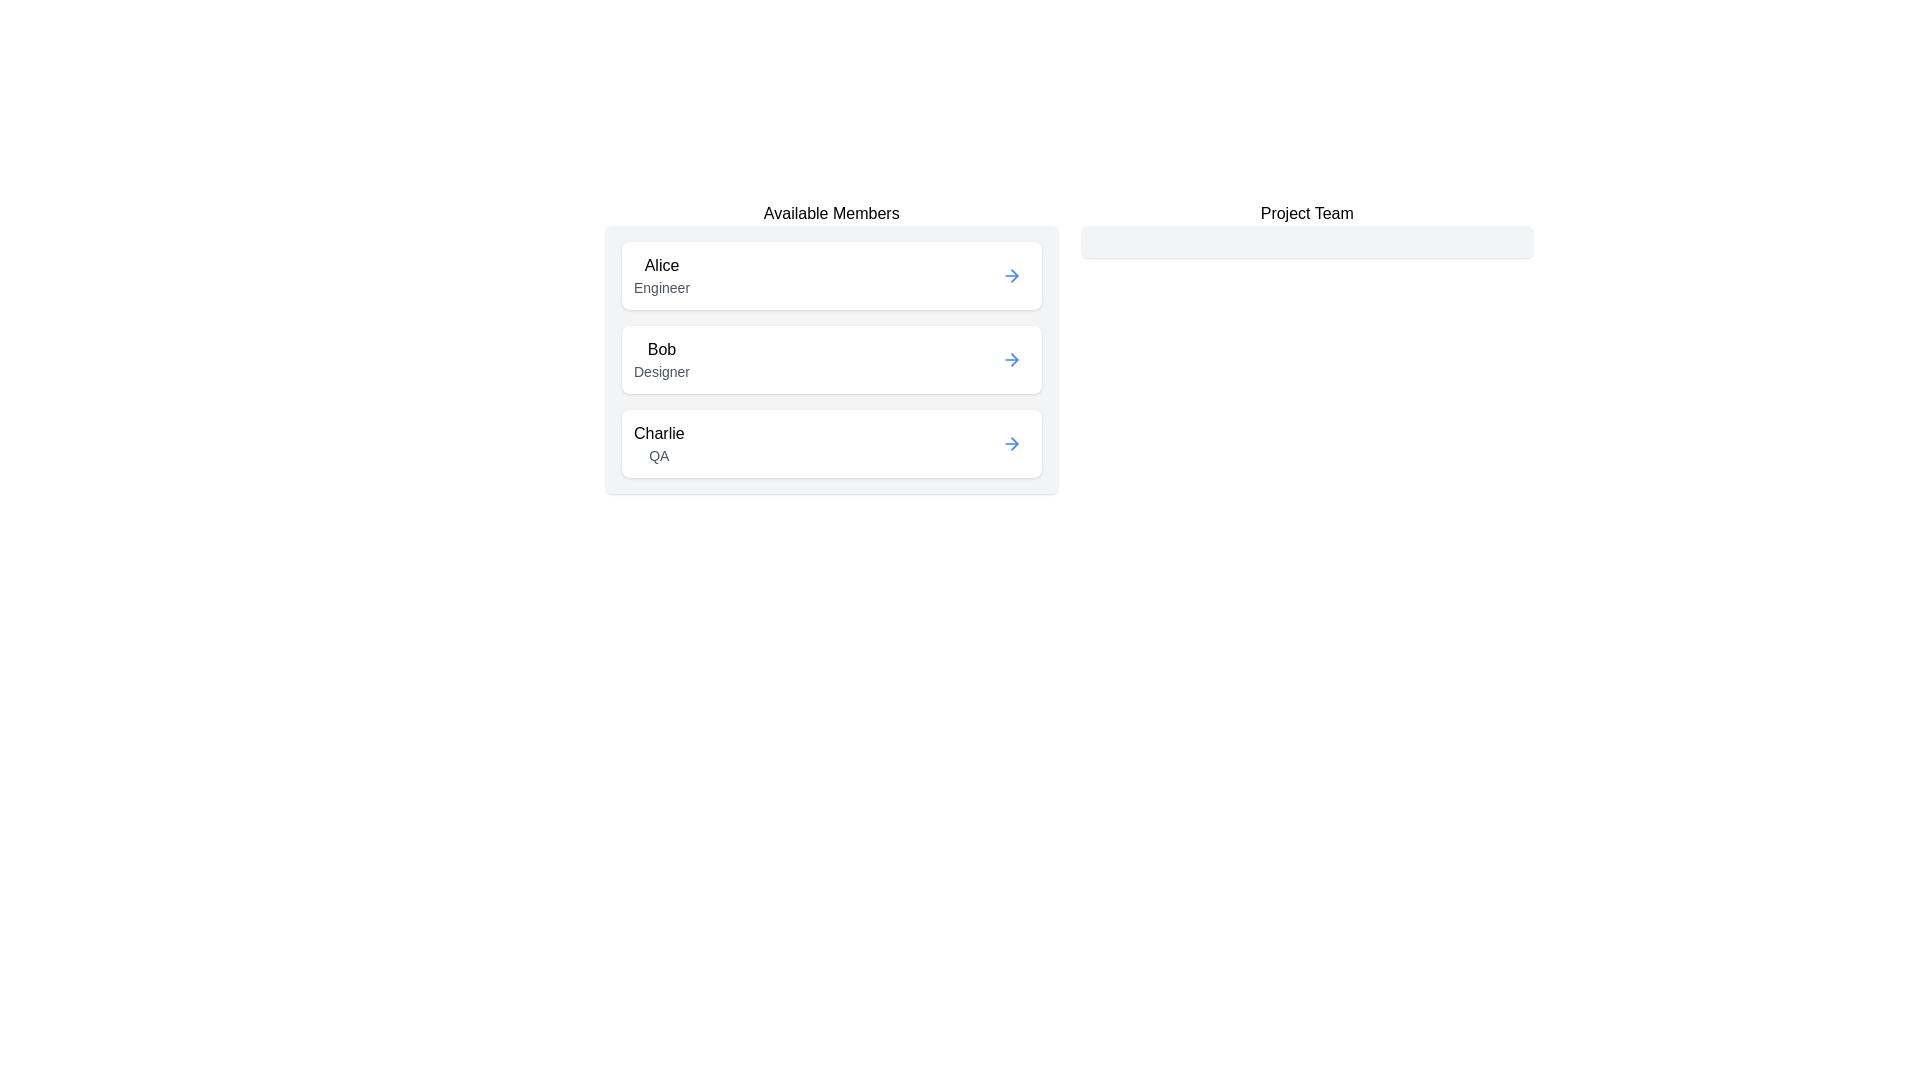 Image resolution: width=1920 pixels, height=1080 pixels. Describe the element at coordinates (1011, 442) in the screenshot. I see `arrow button next to Charlie to transfer them to the Project Team` at that location.